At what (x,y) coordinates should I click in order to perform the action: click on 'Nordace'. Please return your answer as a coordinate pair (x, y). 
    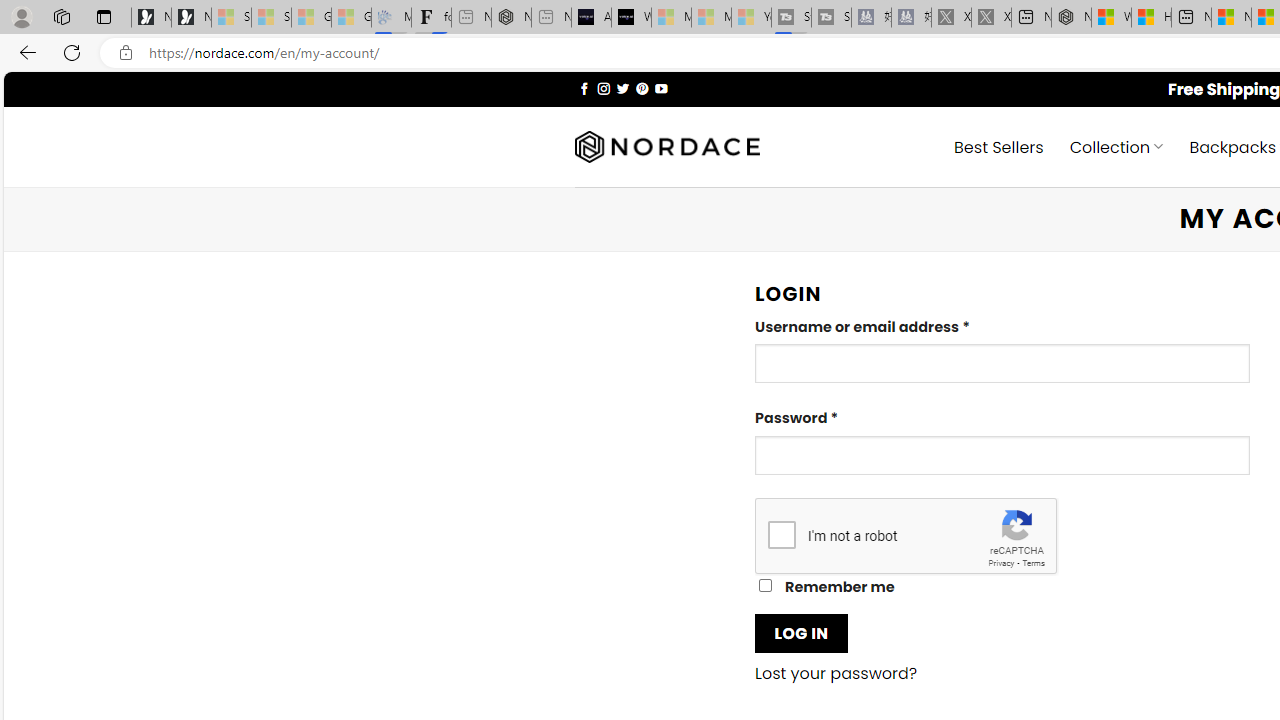
    Looking at the image, I should click on (667, 146).